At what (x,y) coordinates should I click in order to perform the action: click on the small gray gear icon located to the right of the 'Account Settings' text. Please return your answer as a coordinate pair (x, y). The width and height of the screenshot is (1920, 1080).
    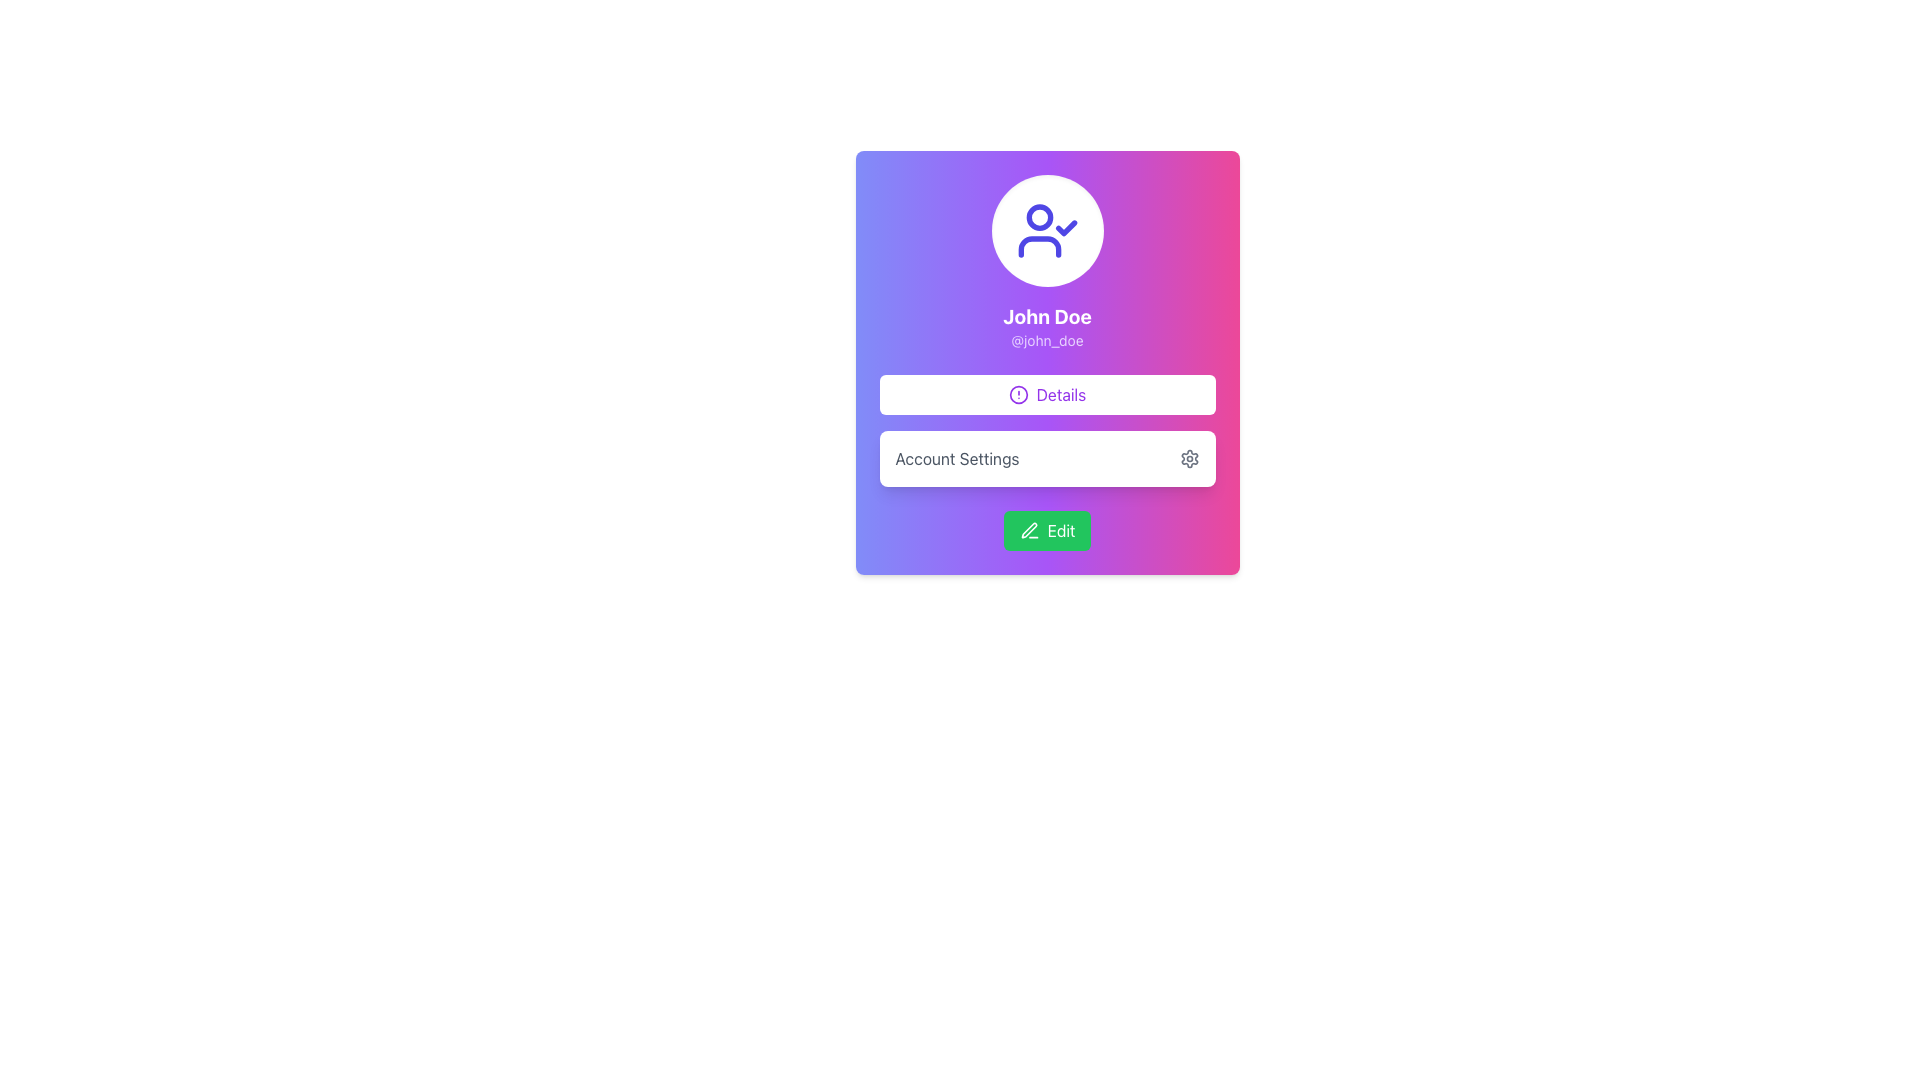
    Looking at the image, I should click on (1189, 459).